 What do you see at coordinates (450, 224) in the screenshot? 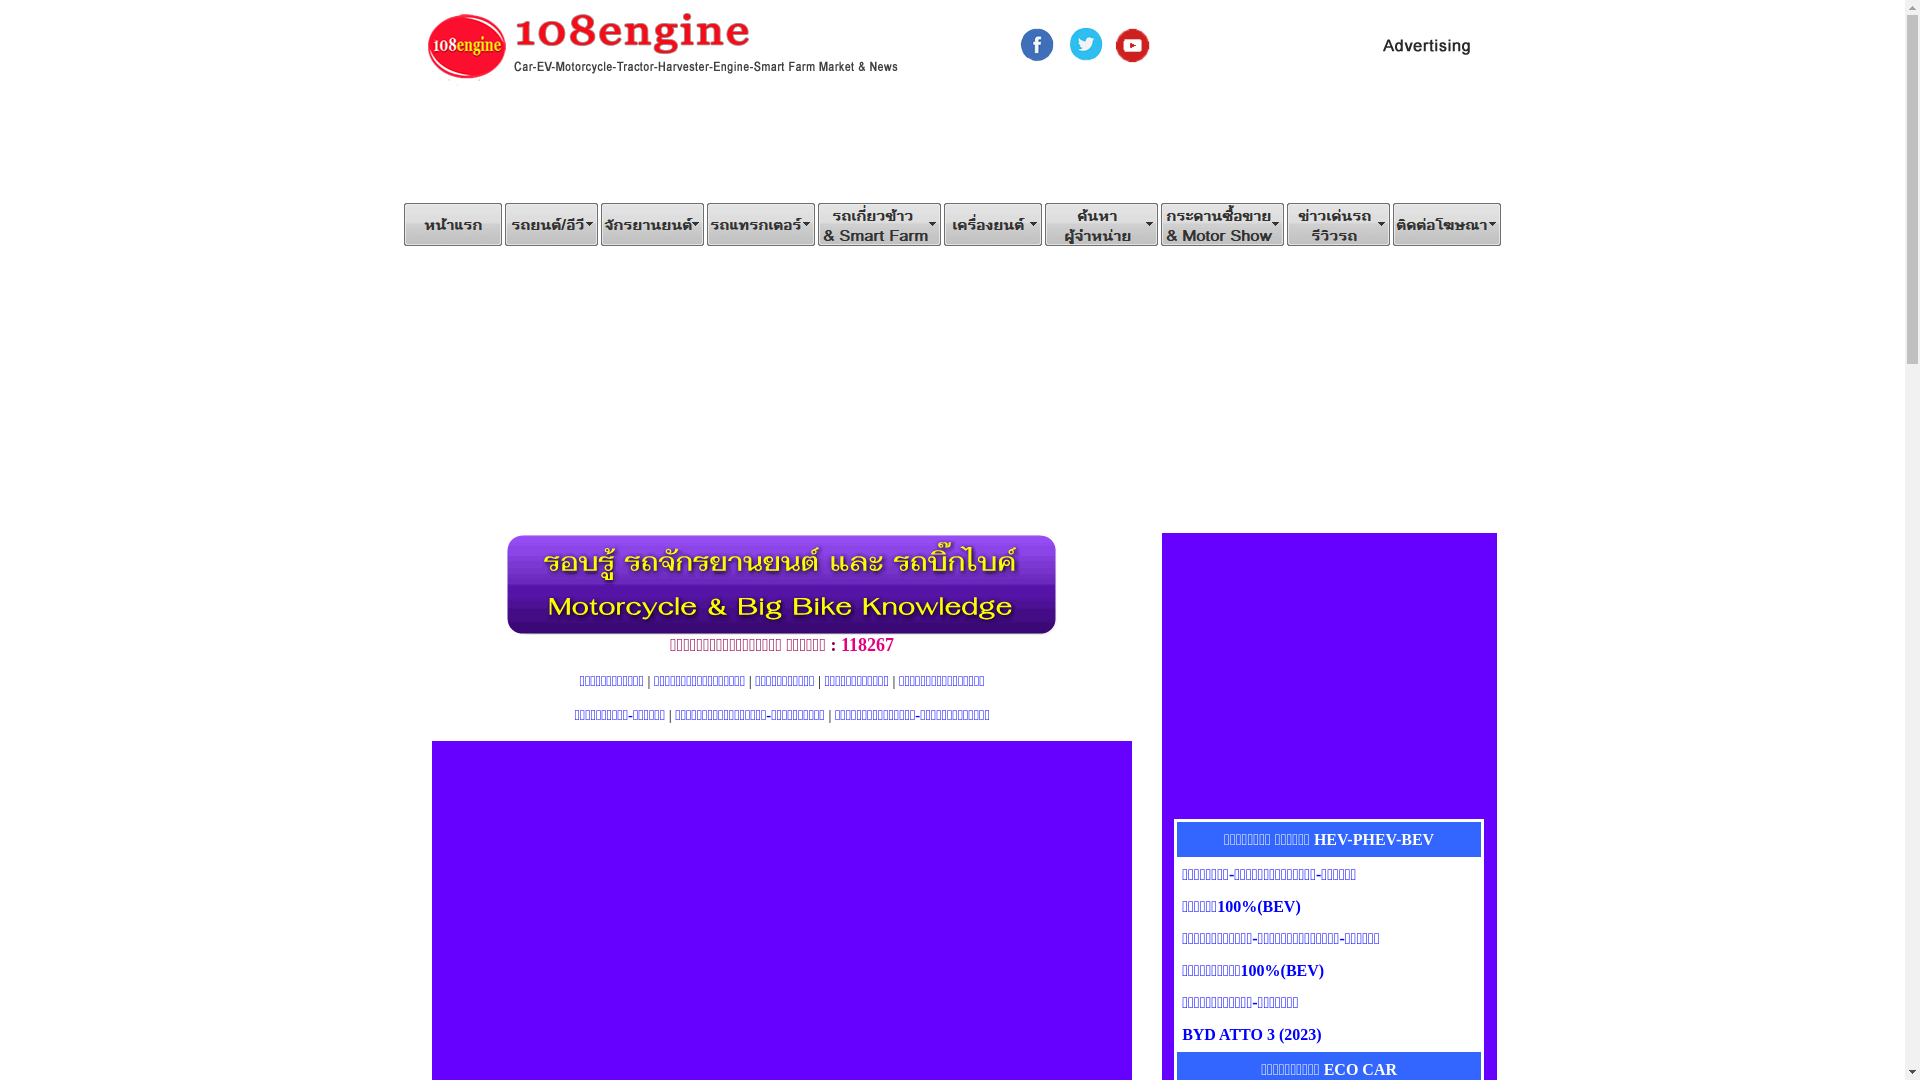
I see `'Home'` at bounding box center [450, 224].